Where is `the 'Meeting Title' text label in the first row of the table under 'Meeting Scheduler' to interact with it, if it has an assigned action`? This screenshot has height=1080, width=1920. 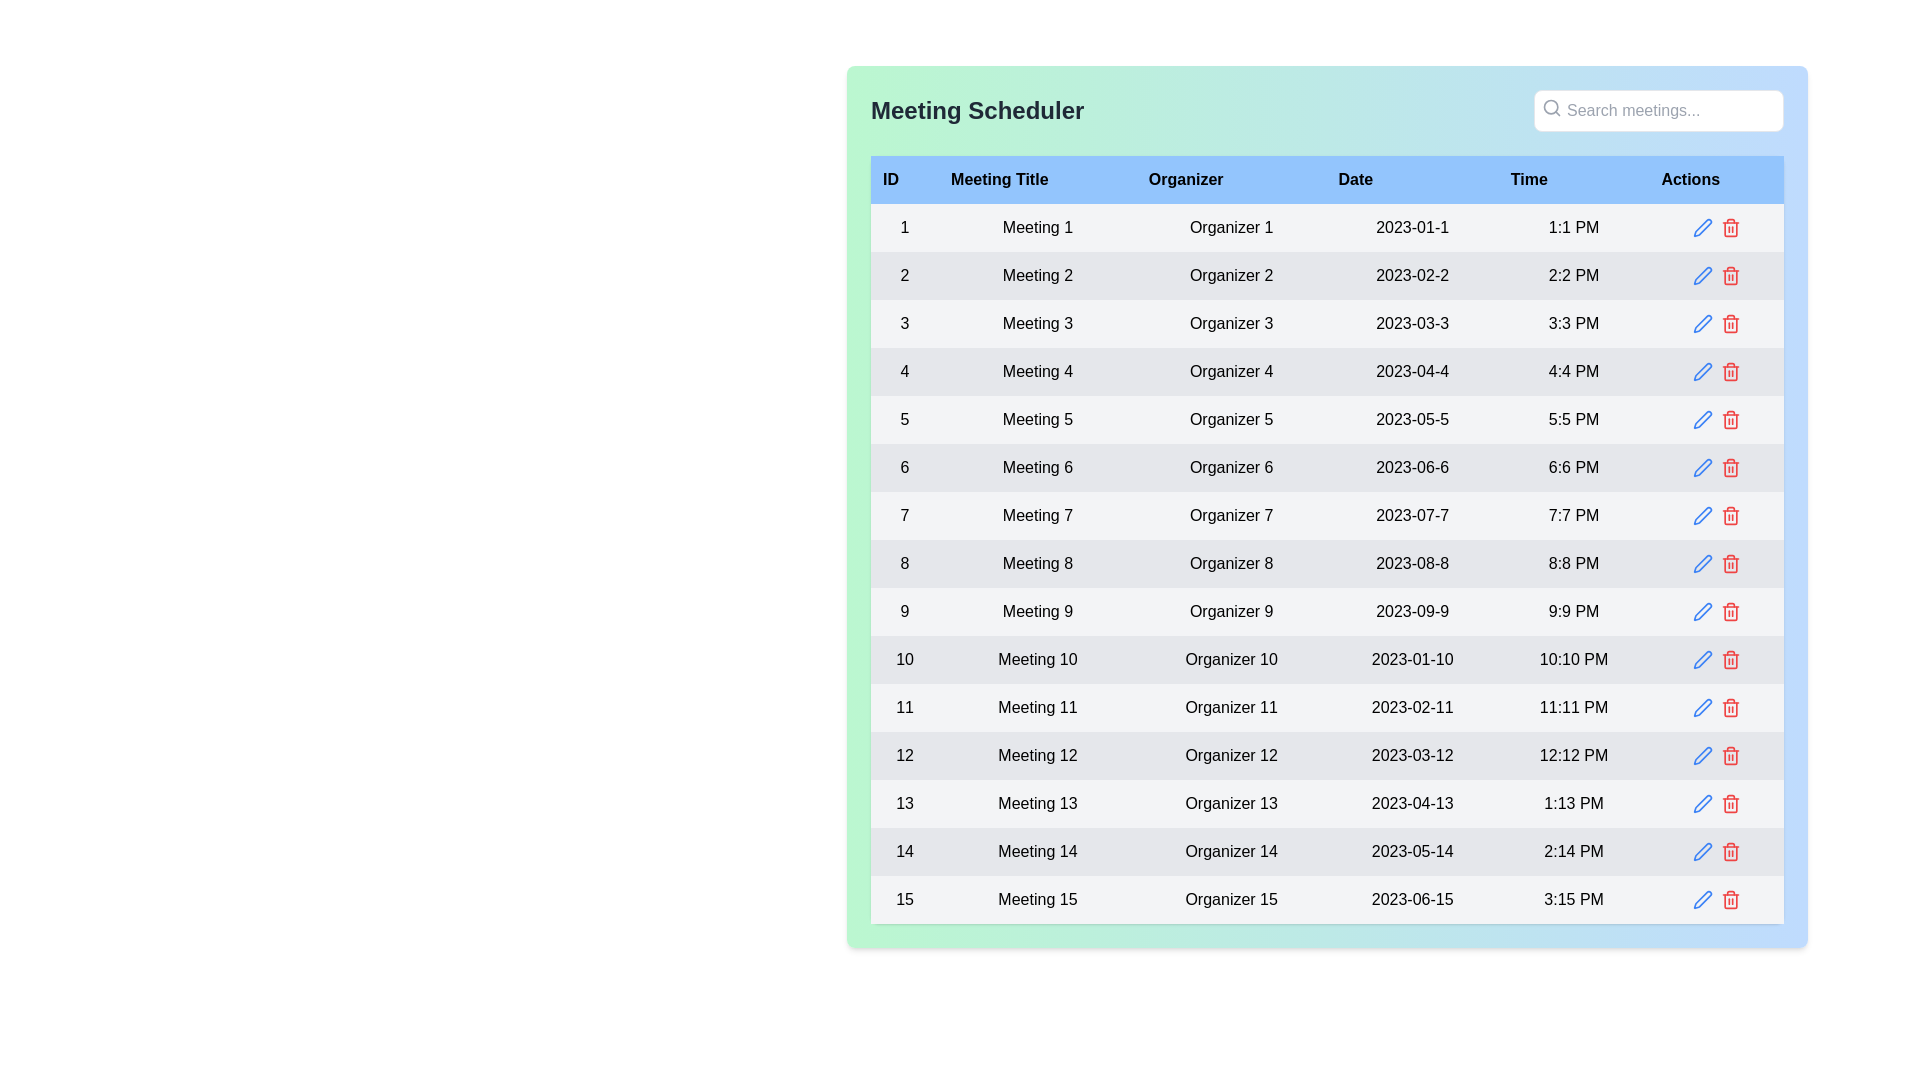
the 'Meeting Title' text label in the first row of the table under 'Meeting Scheduler' to interact with it, if it has an assigned action is located at coordinates (1037, 226).